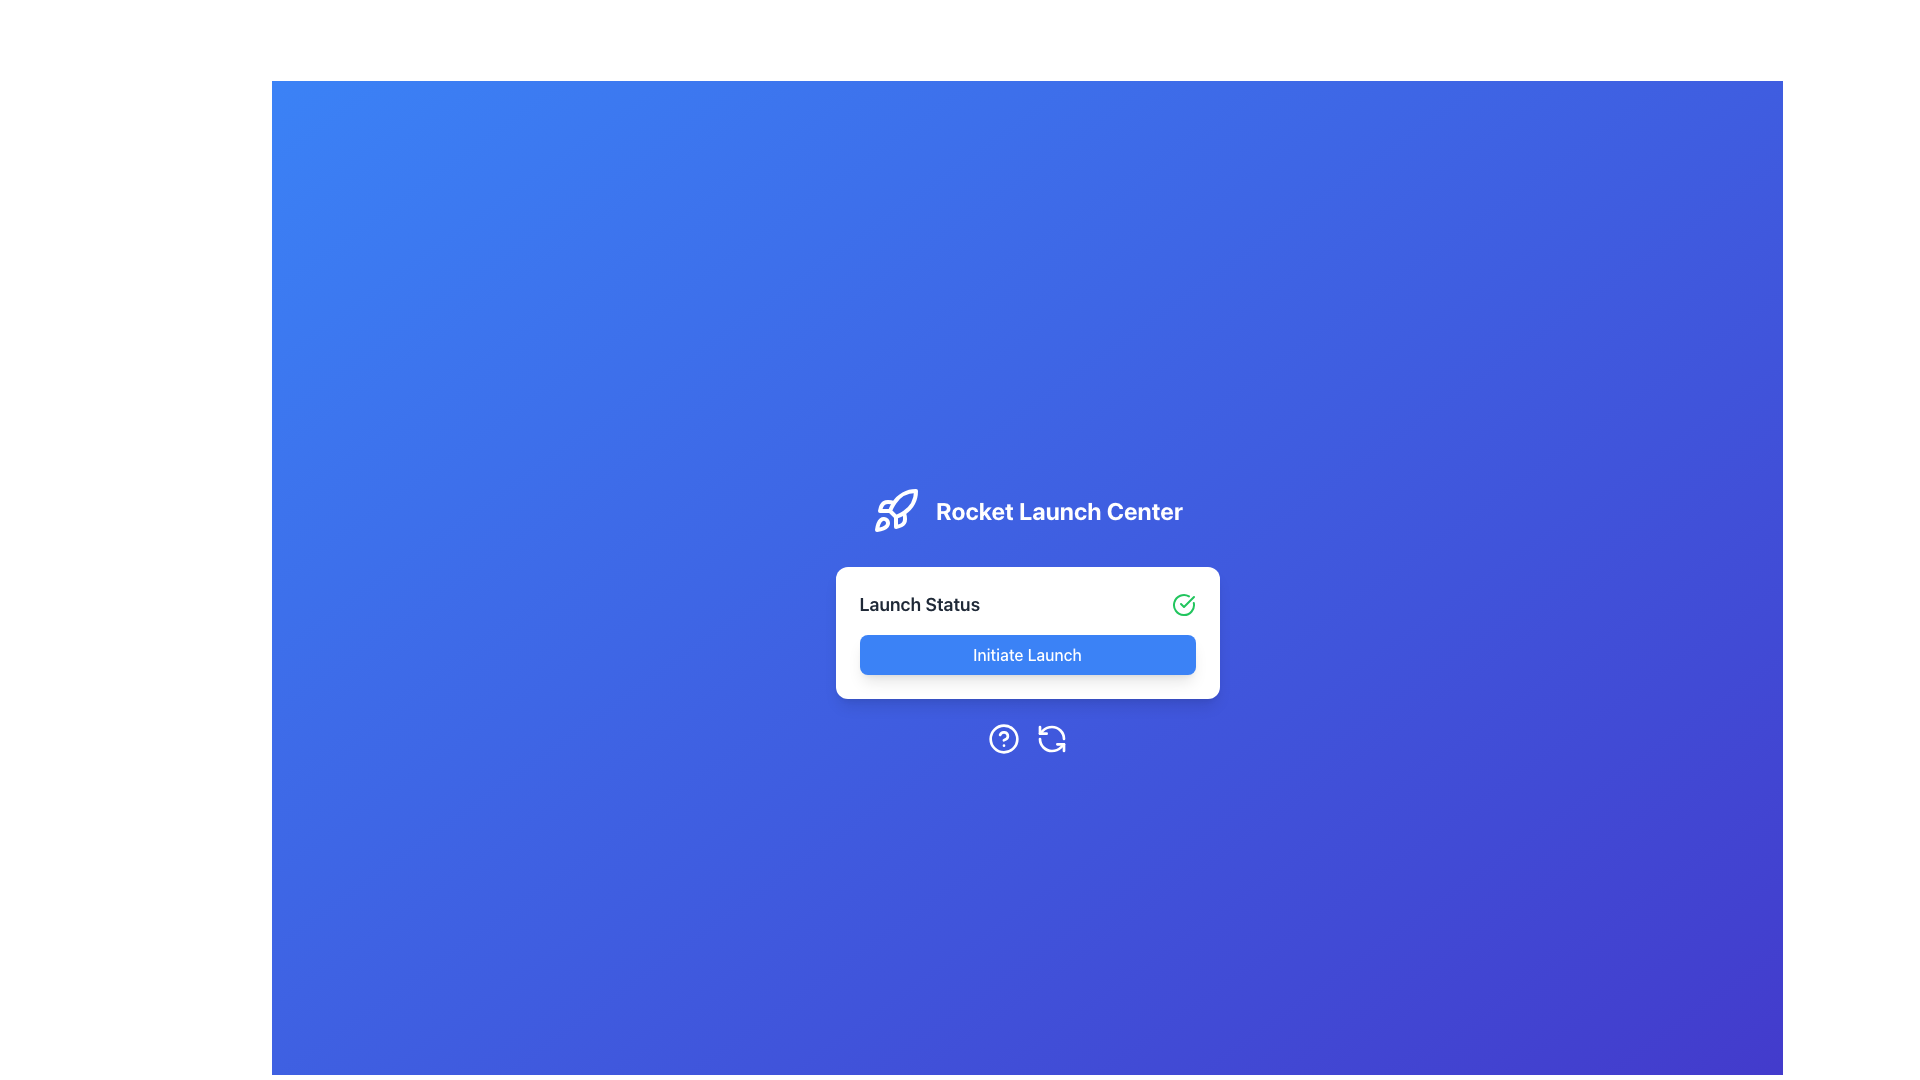 This screenshot has height=1080, width=1920. I want to click on the curved lower section of the rocket icon, which is part of a graphic depicting a rocket and is located above the text 'Rocket Launch Center', so click(881, 523).